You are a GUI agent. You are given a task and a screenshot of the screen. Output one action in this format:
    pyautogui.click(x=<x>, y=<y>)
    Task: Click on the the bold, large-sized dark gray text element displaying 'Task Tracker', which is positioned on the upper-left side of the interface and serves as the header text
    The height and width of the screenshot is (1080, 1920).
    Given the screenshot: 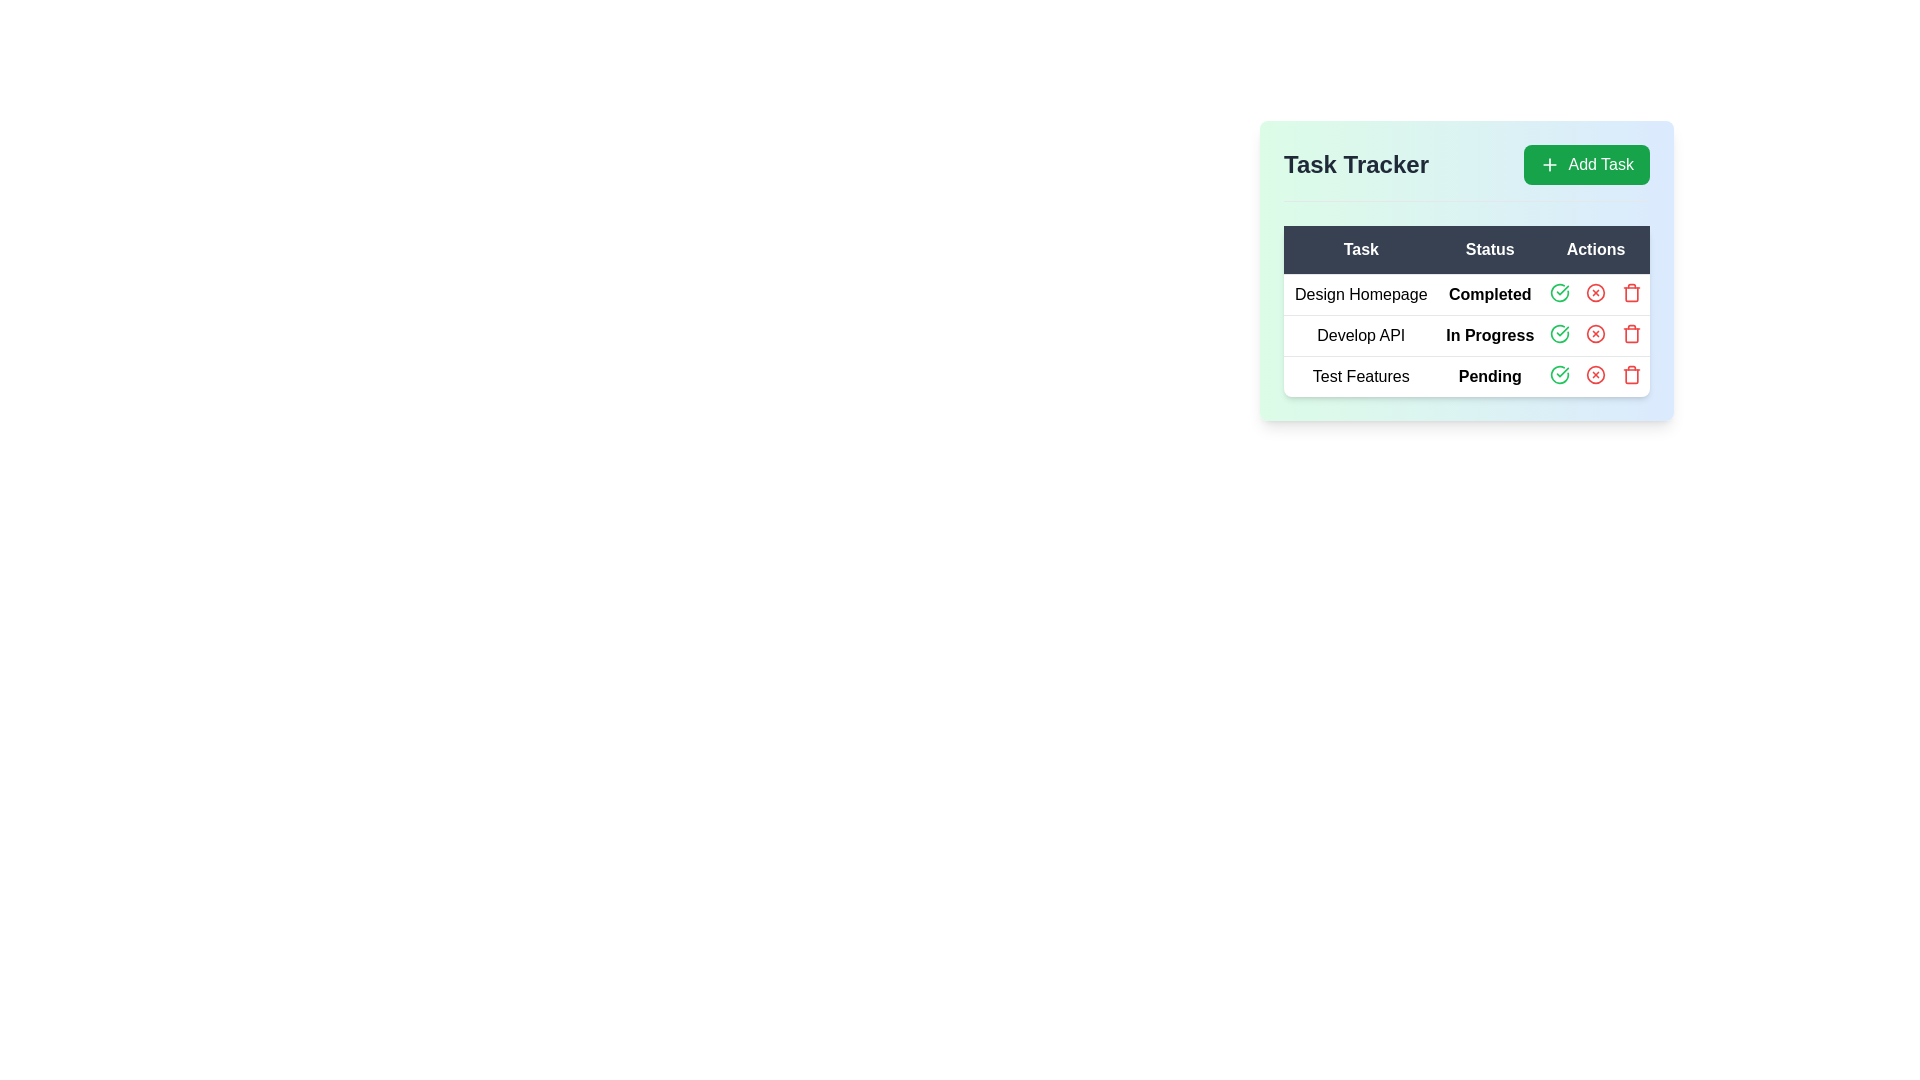 What is the action you would take?
    pyautogui.click(x=1356, y=164)
    